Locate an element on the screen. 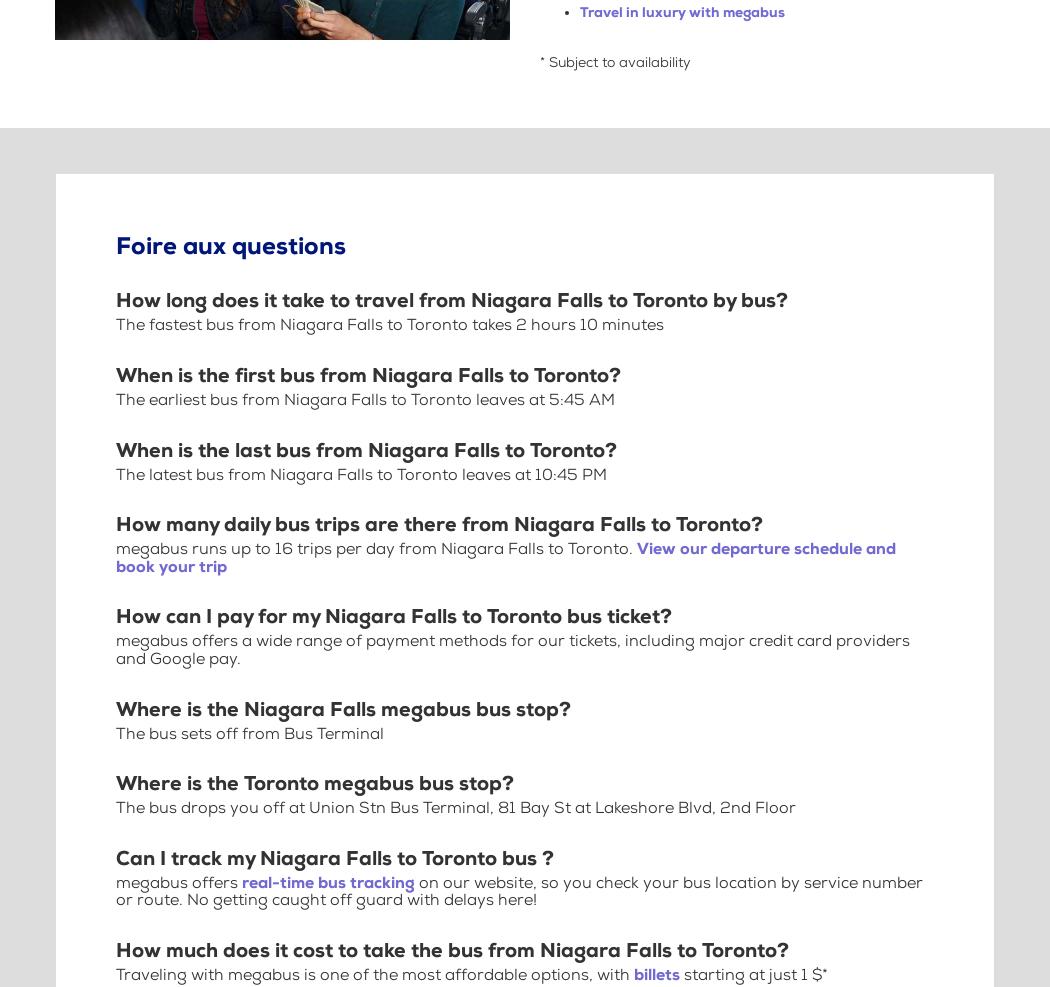 The height and width of the screenshot is (987, 1050). 'How many daily bus trips are there from Niagara Falls to Toronto?' is located at coordinates (438, 524).